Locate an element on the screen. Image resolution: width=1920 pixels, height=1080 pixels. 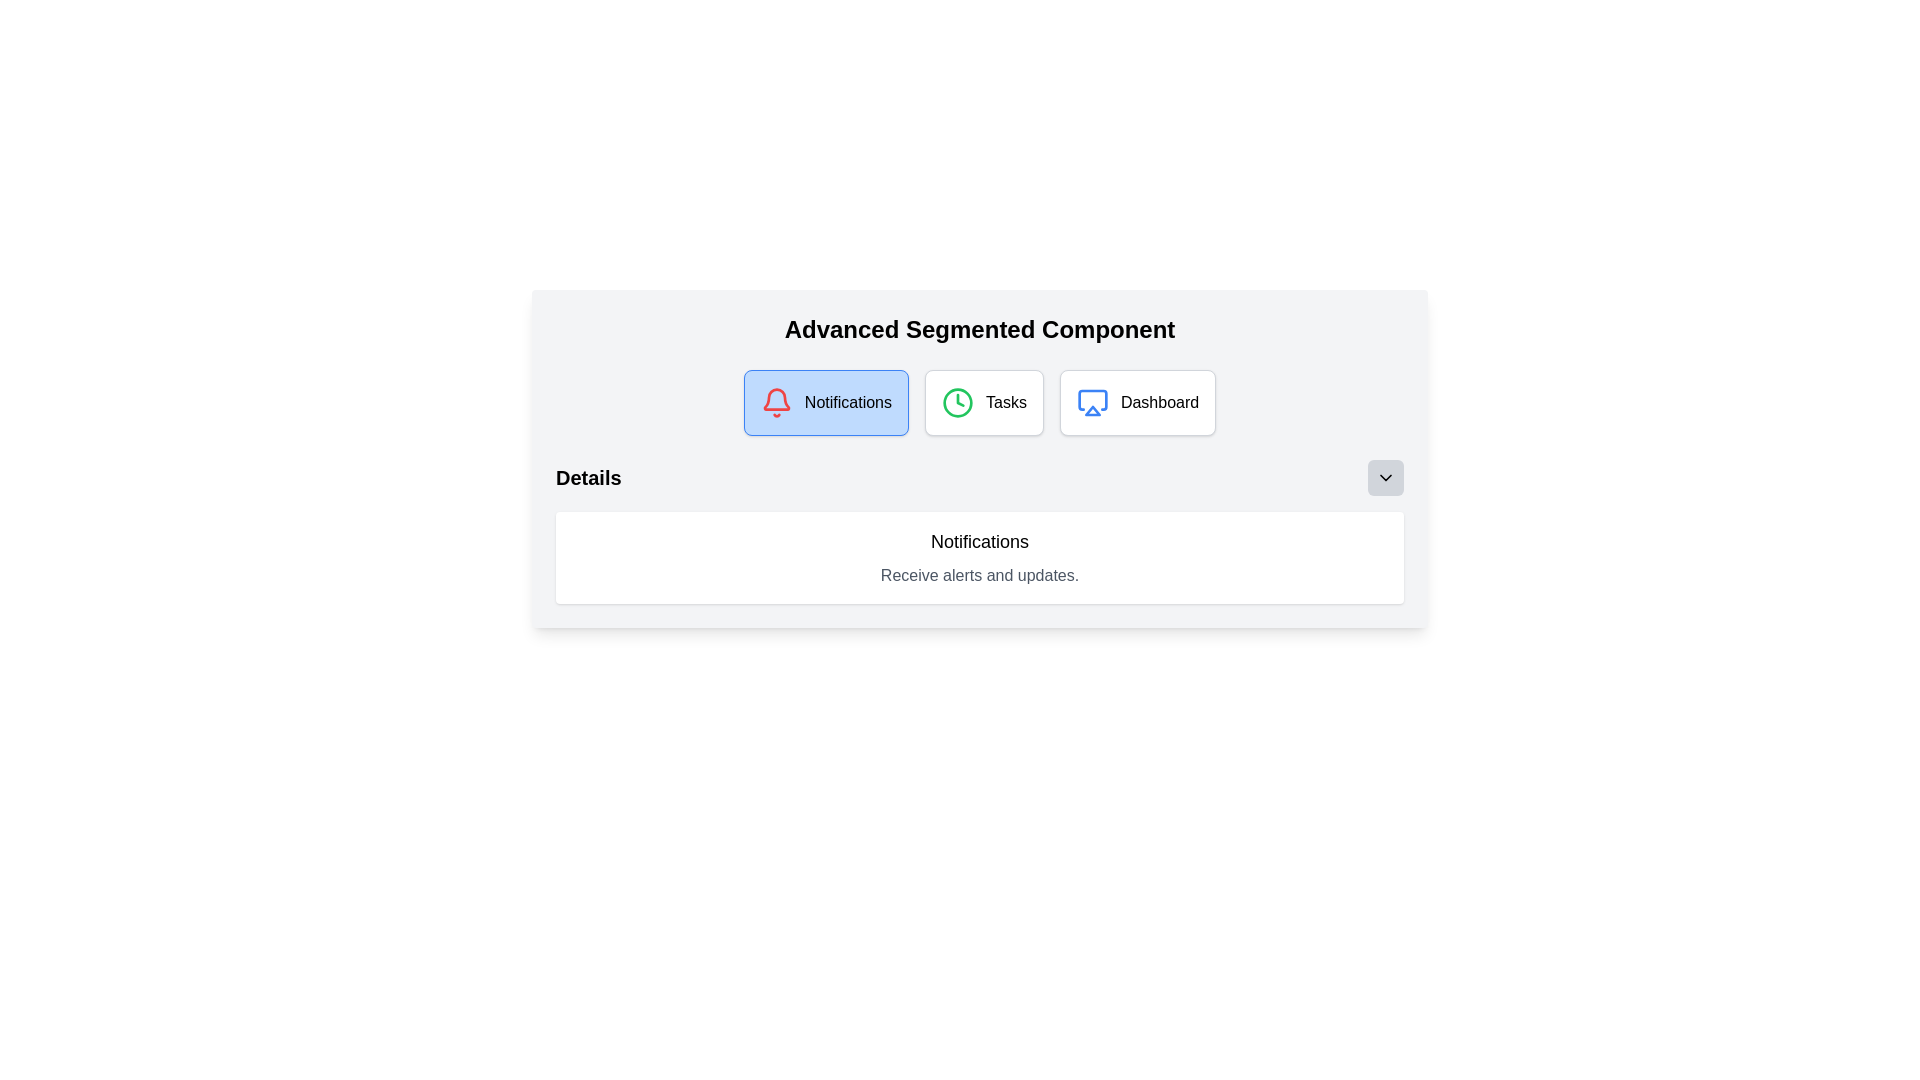
the 'Notifications' button, which is a rectangular button with a light blue background, featuring a red bell icon and bold text on its right, located at the top left of the button row is located at coordinates (826, 402).